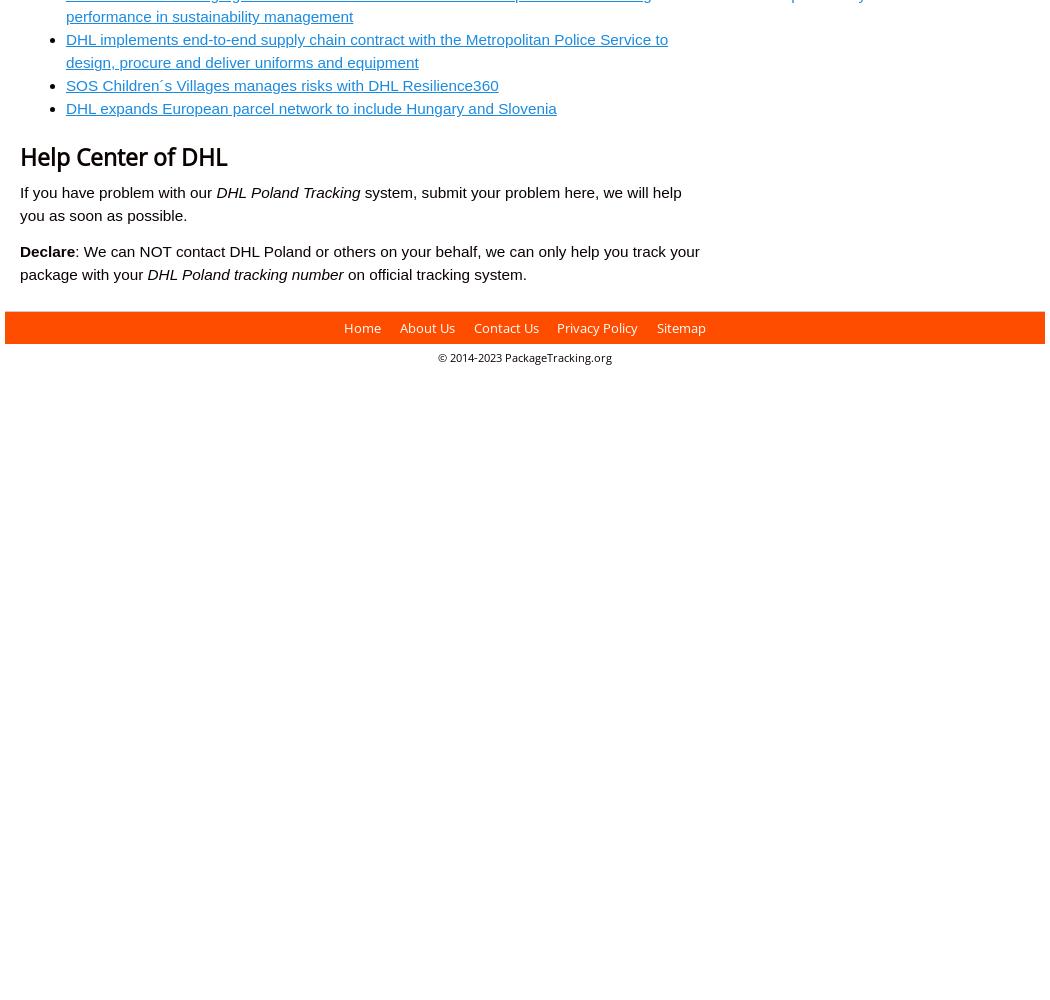 Image resolution: width=1050 pixels, height=1000 pixels. I want to click on 'SOS Children´s Villages manages risks with DHL Resilience360', so click(280, 84).